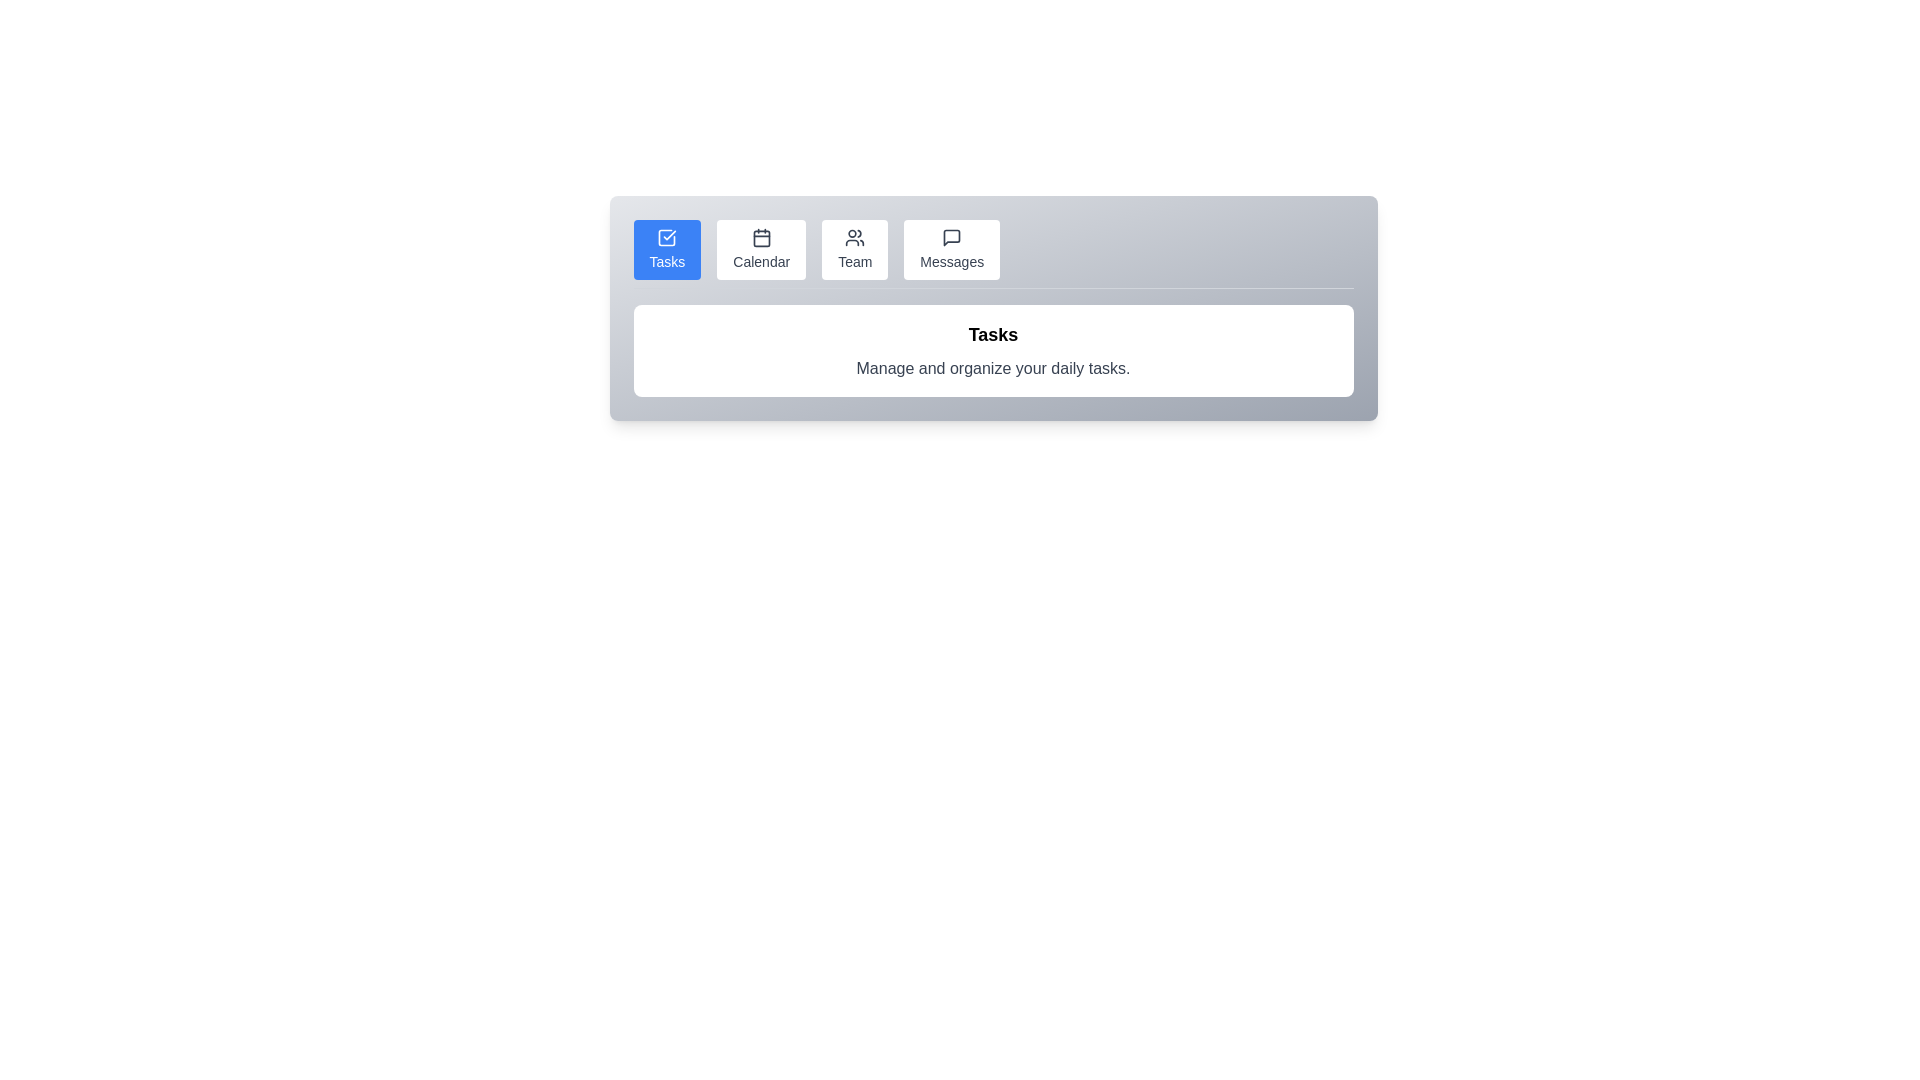 This screenshot has width=1920, height=1080. What do you see at coordinates (855, 249) in the screenshot?
I see `the Team tab by clicking its button` at bounding box center [855, 249].